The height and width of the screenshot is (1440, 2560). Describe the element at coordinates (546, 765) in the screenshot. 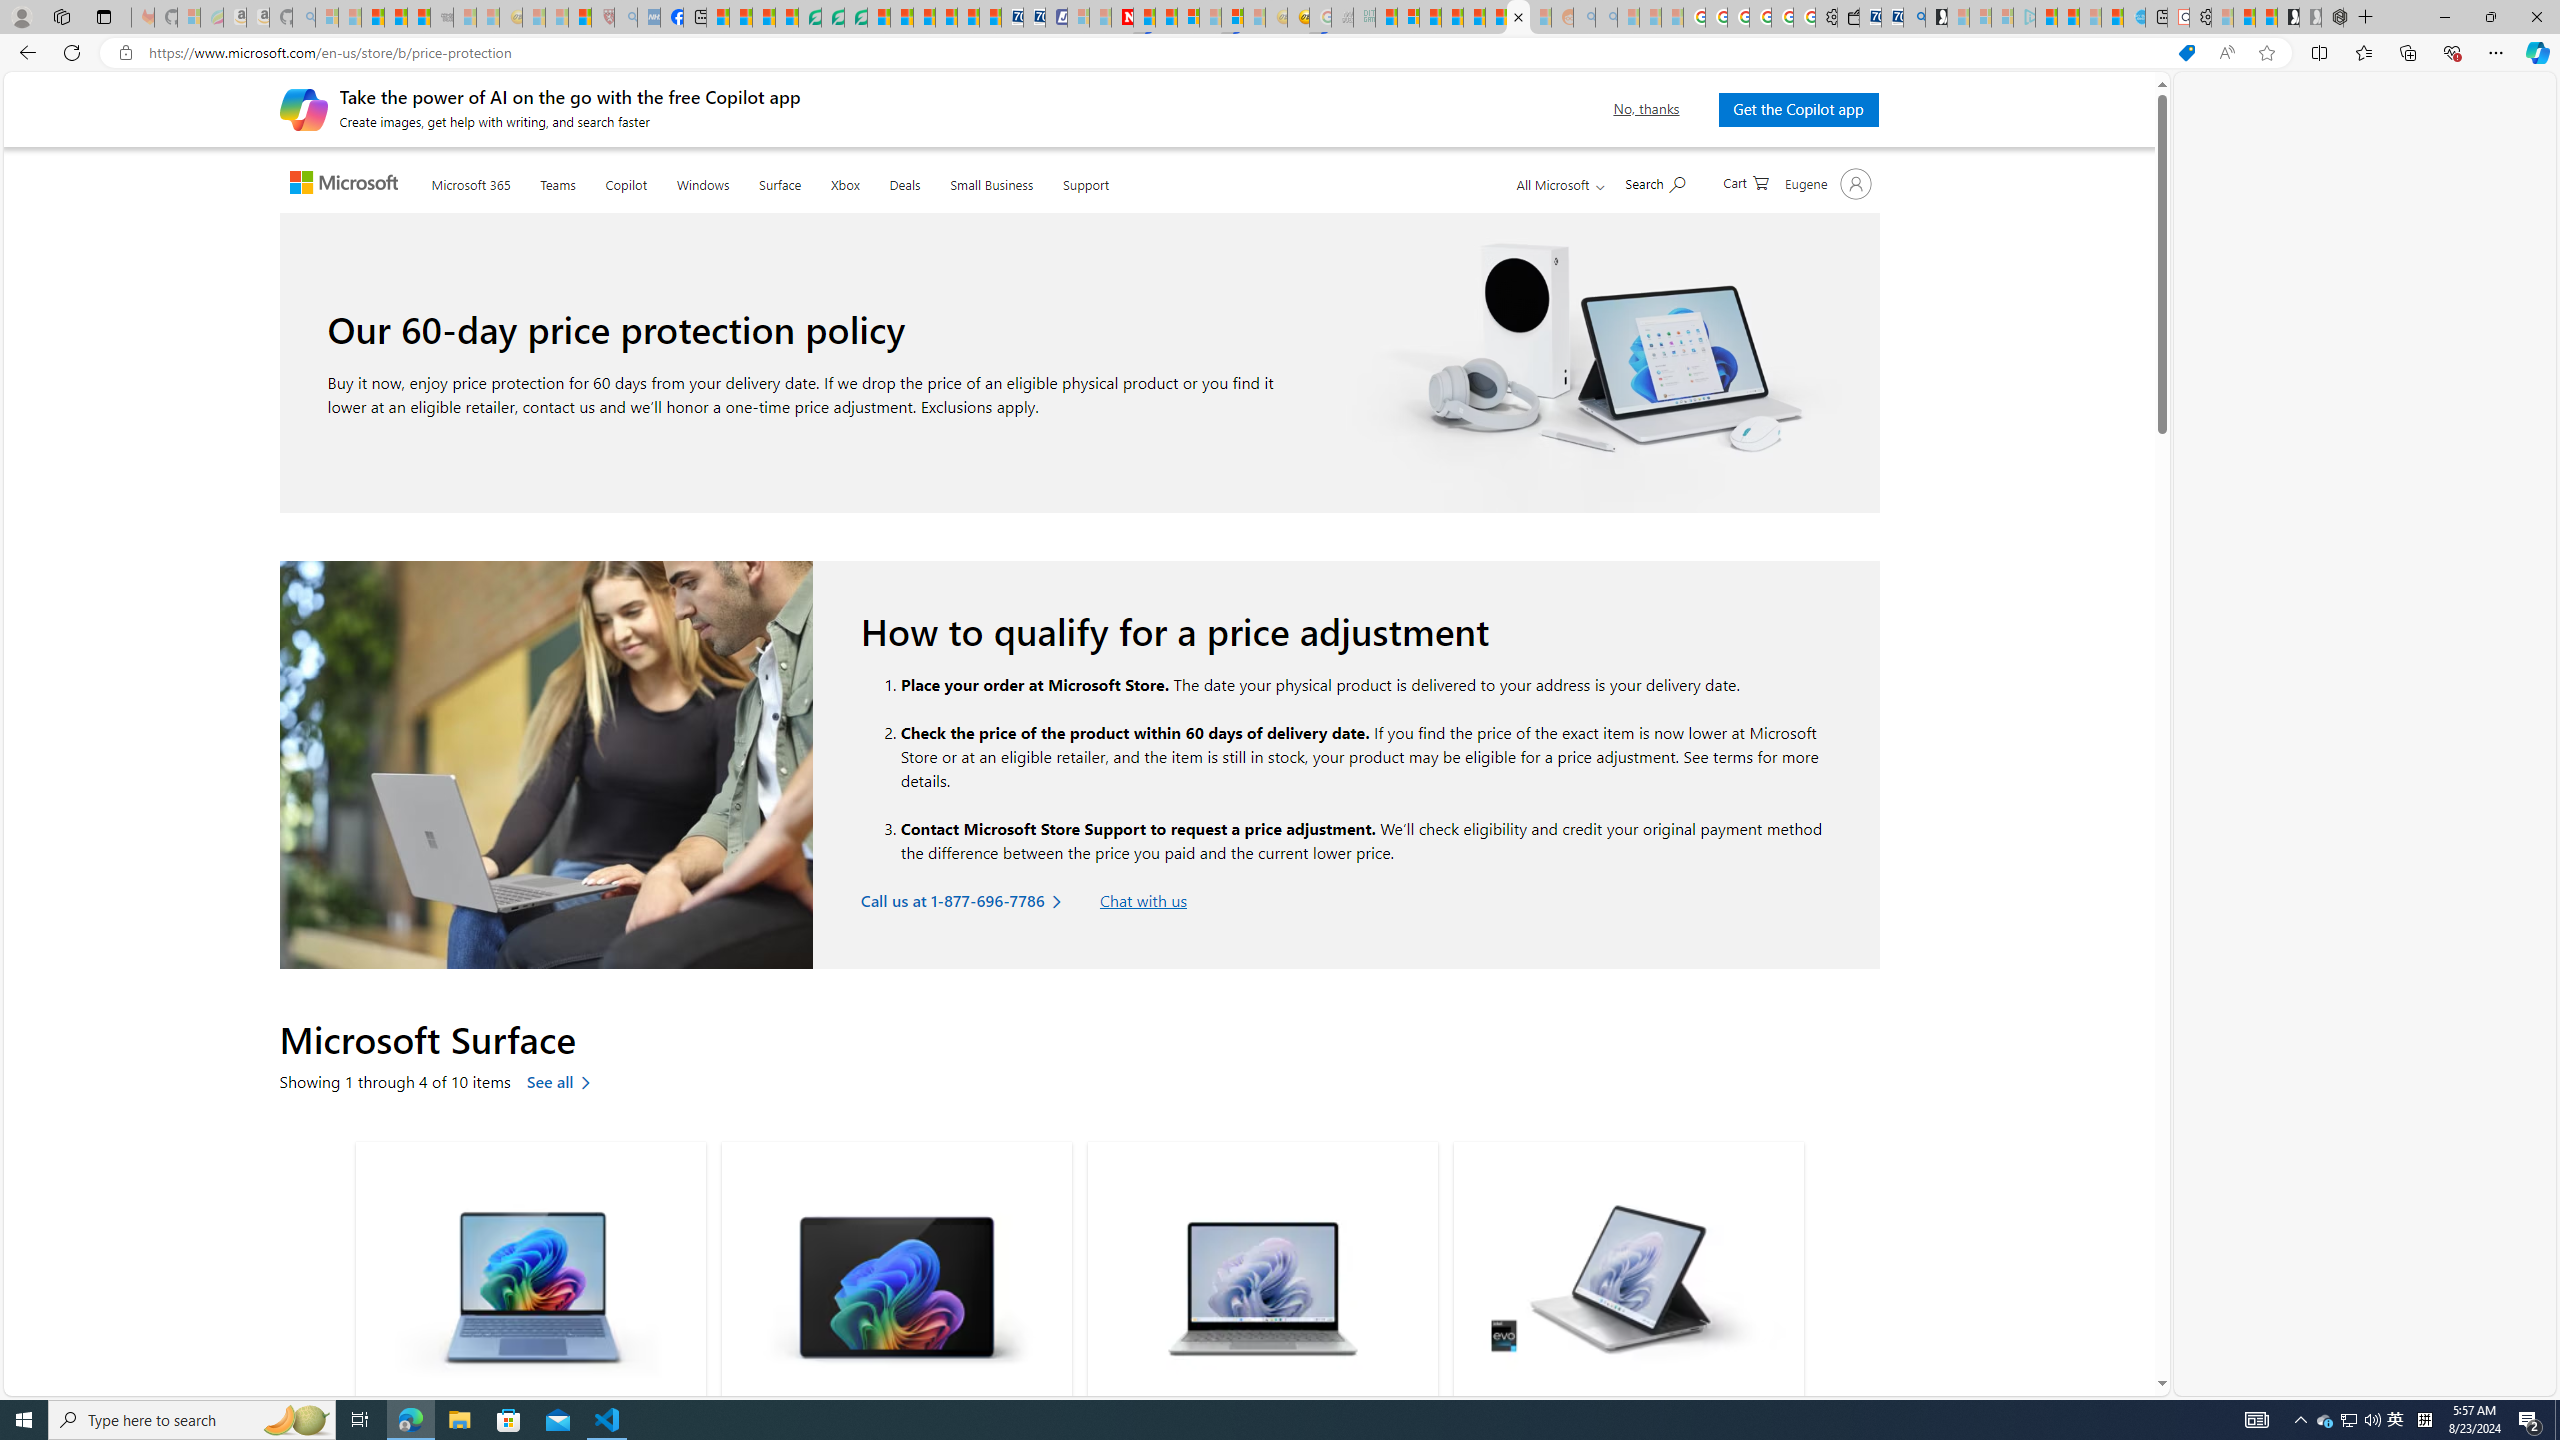

I see `'A woman looking at her Surface laptop'` at that location.